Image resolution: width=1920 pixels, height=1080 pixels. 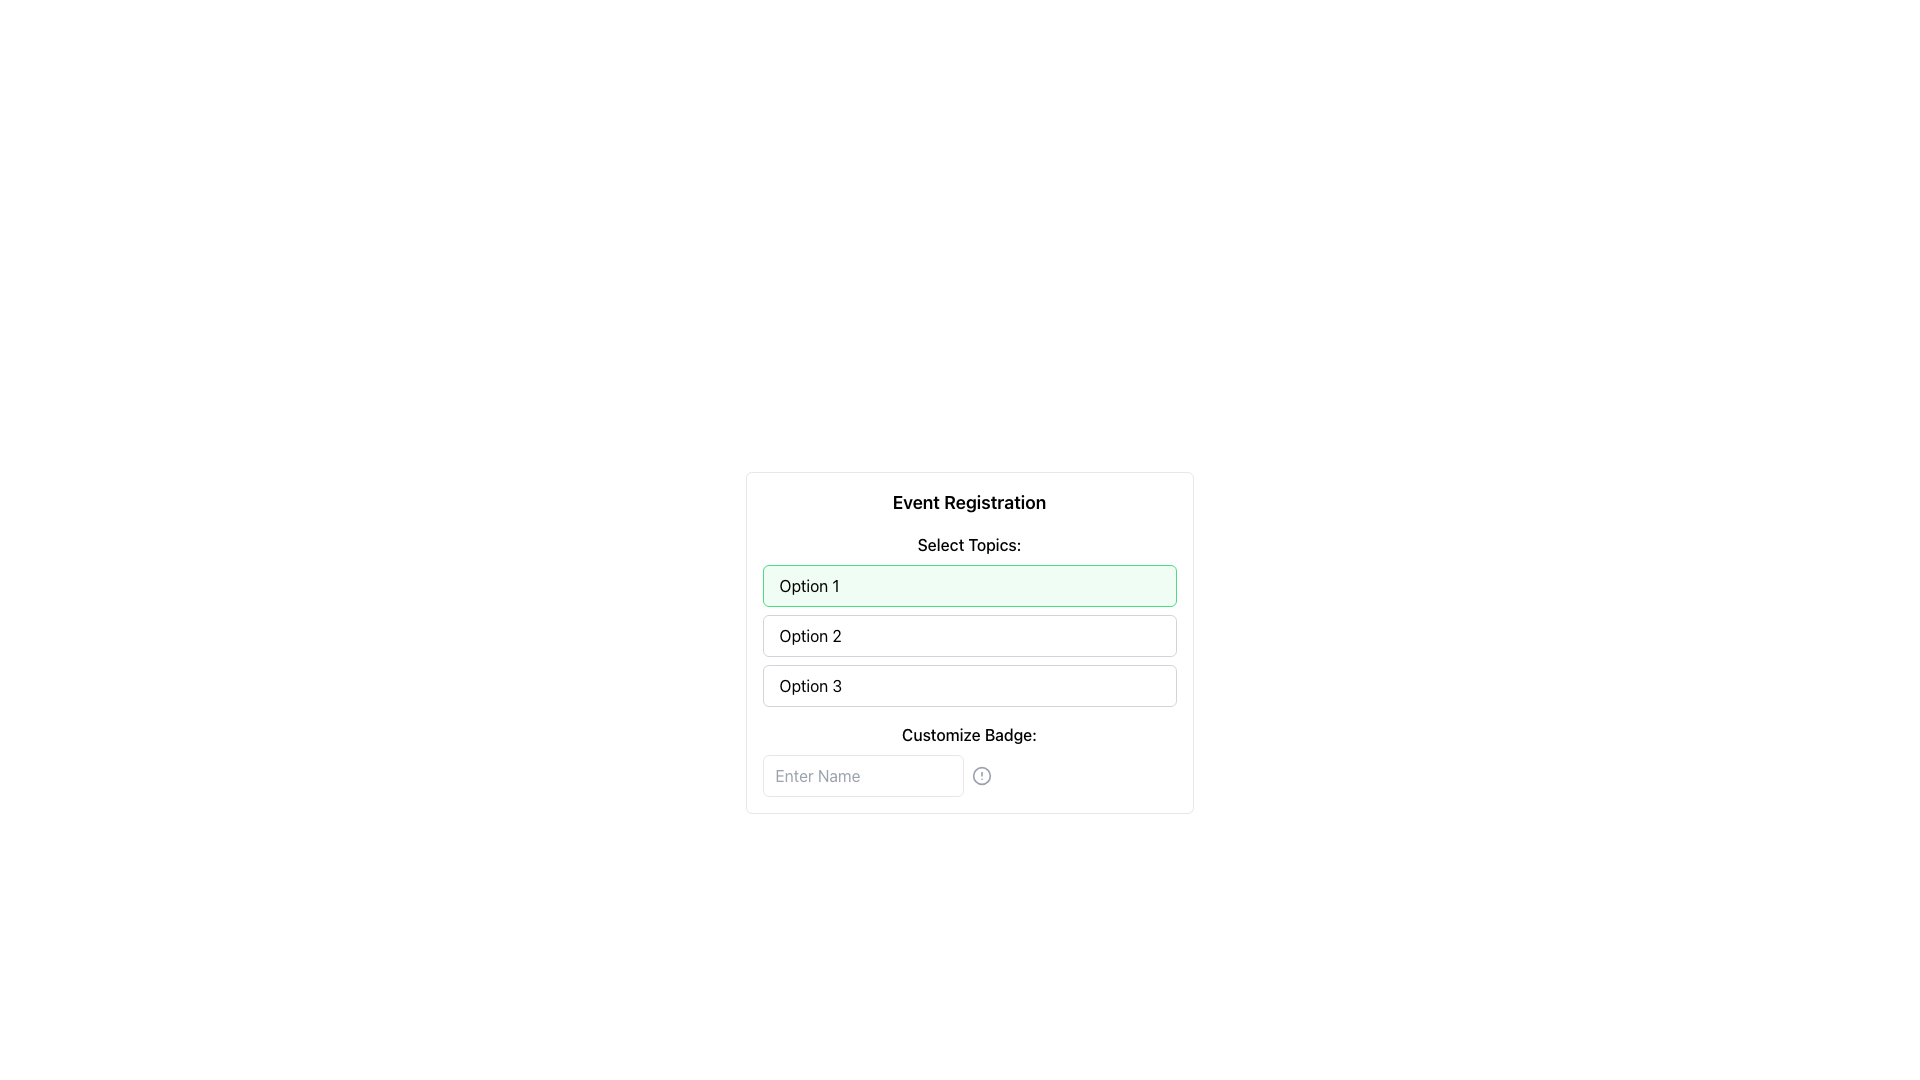 I want to click on text of the Label element displaying 'Customize Badge:' which is located within the 'Event Registration' section, so click(x=969, y=759).